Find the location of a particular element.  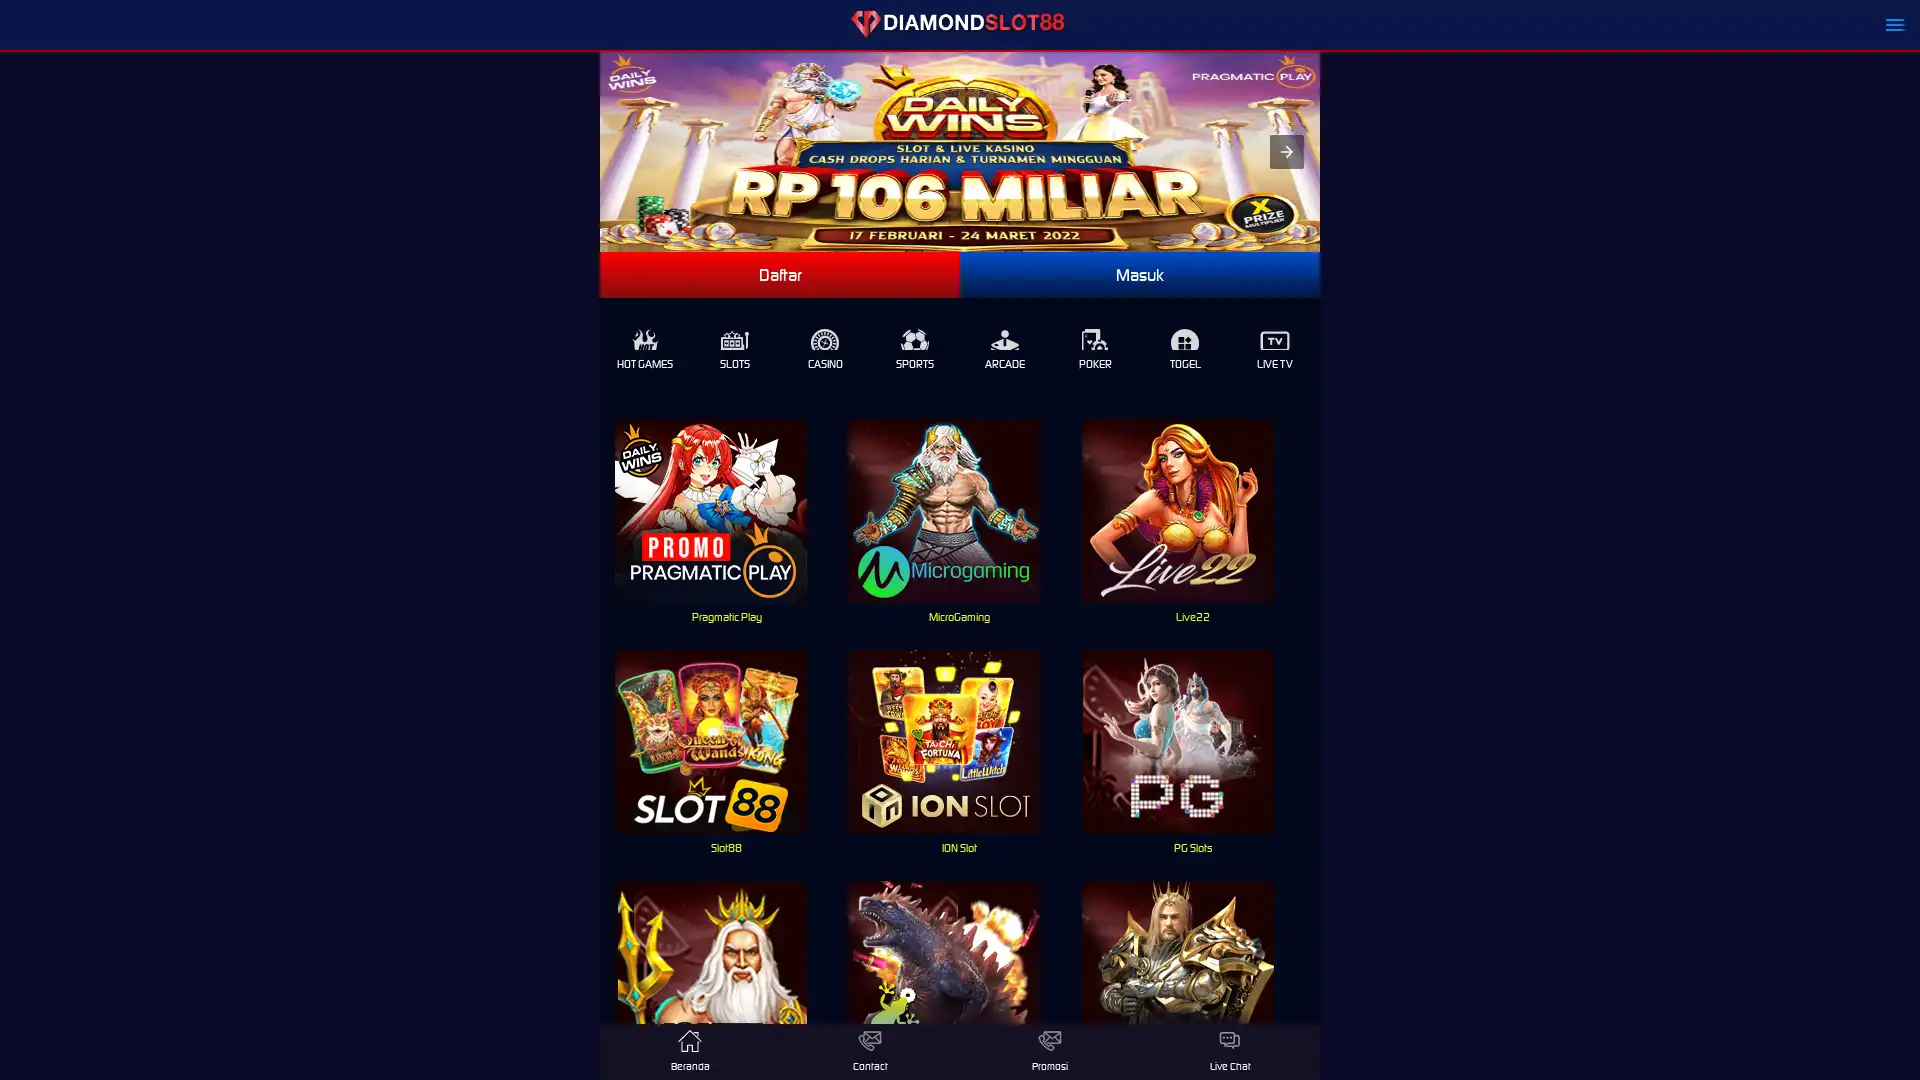

Previous item in carousel (1 of 13) is located at coordinates (615, 150).